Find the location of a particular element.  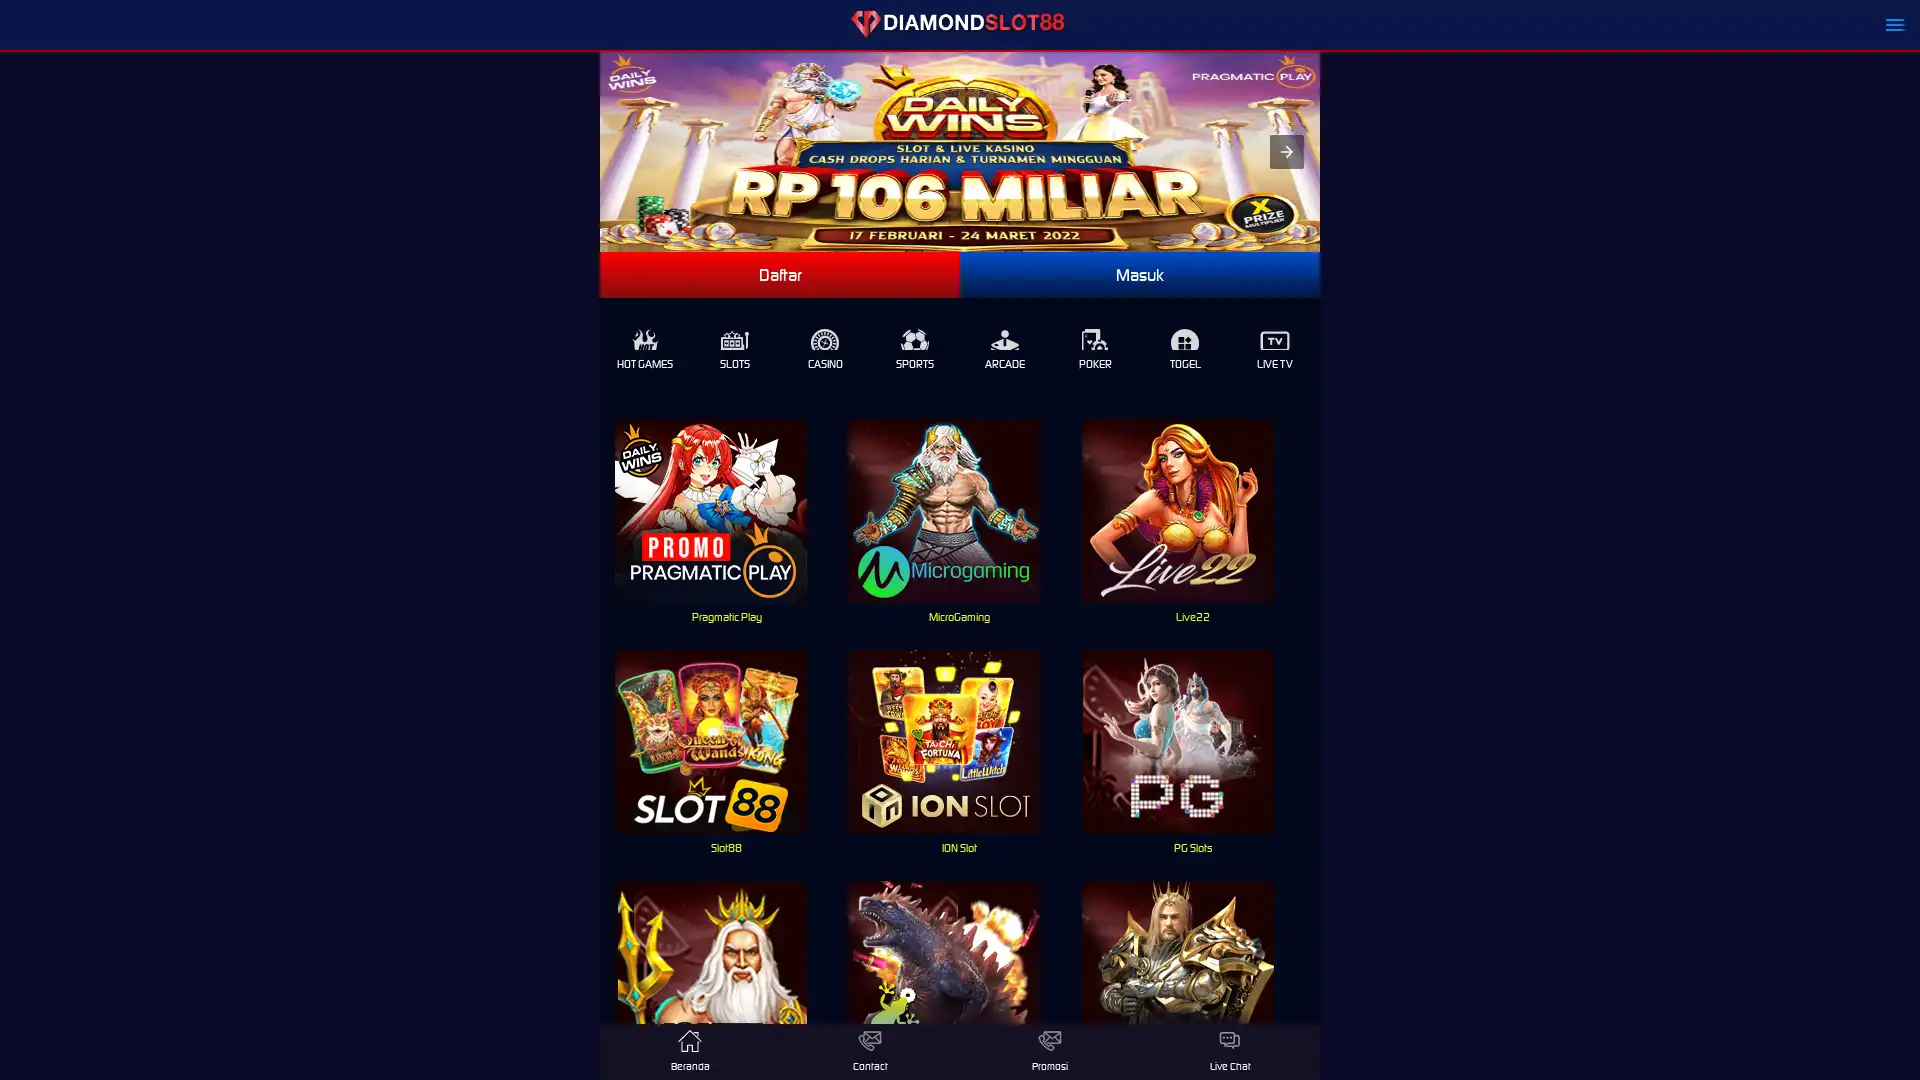

Previous item in carousel (1 of 13) is located at coordinates (615, 150).